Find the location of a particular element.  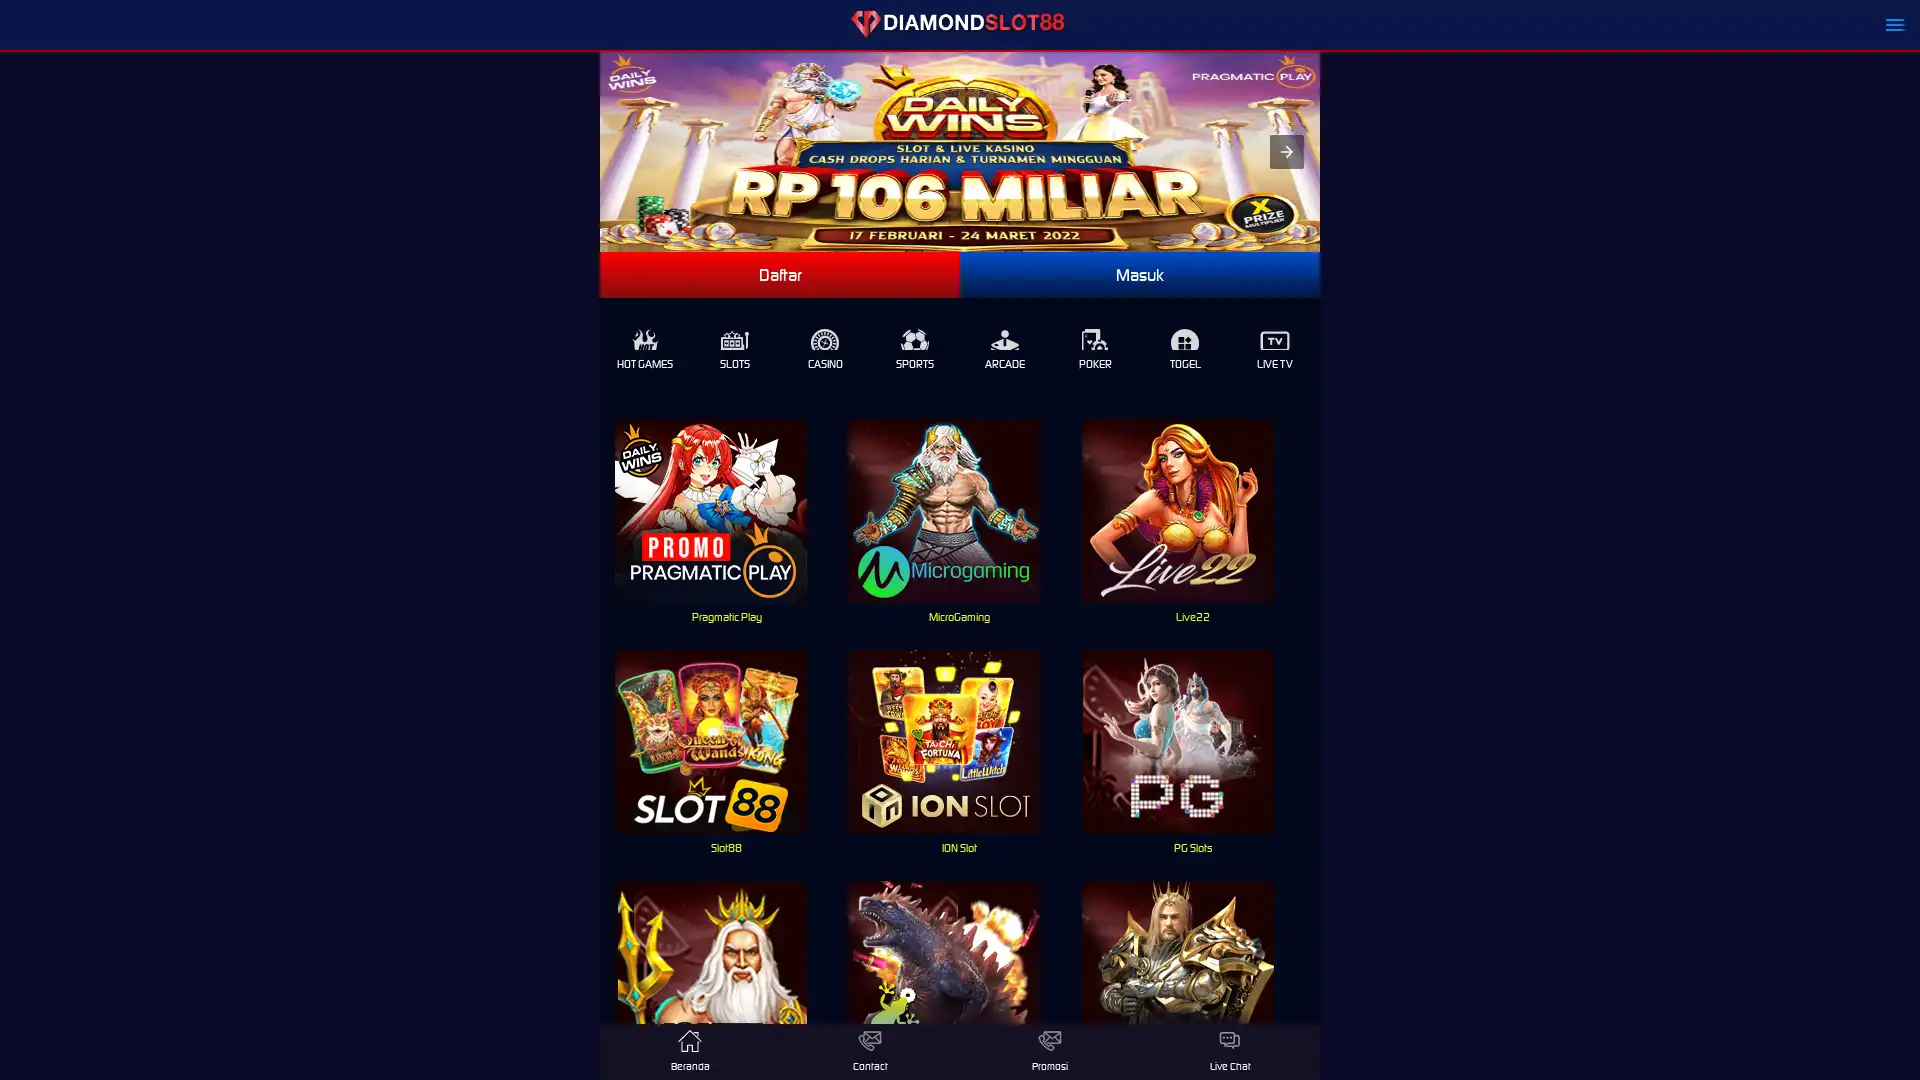

Previous item in carousel (1 of 13) is located at coordinates (615, 150).